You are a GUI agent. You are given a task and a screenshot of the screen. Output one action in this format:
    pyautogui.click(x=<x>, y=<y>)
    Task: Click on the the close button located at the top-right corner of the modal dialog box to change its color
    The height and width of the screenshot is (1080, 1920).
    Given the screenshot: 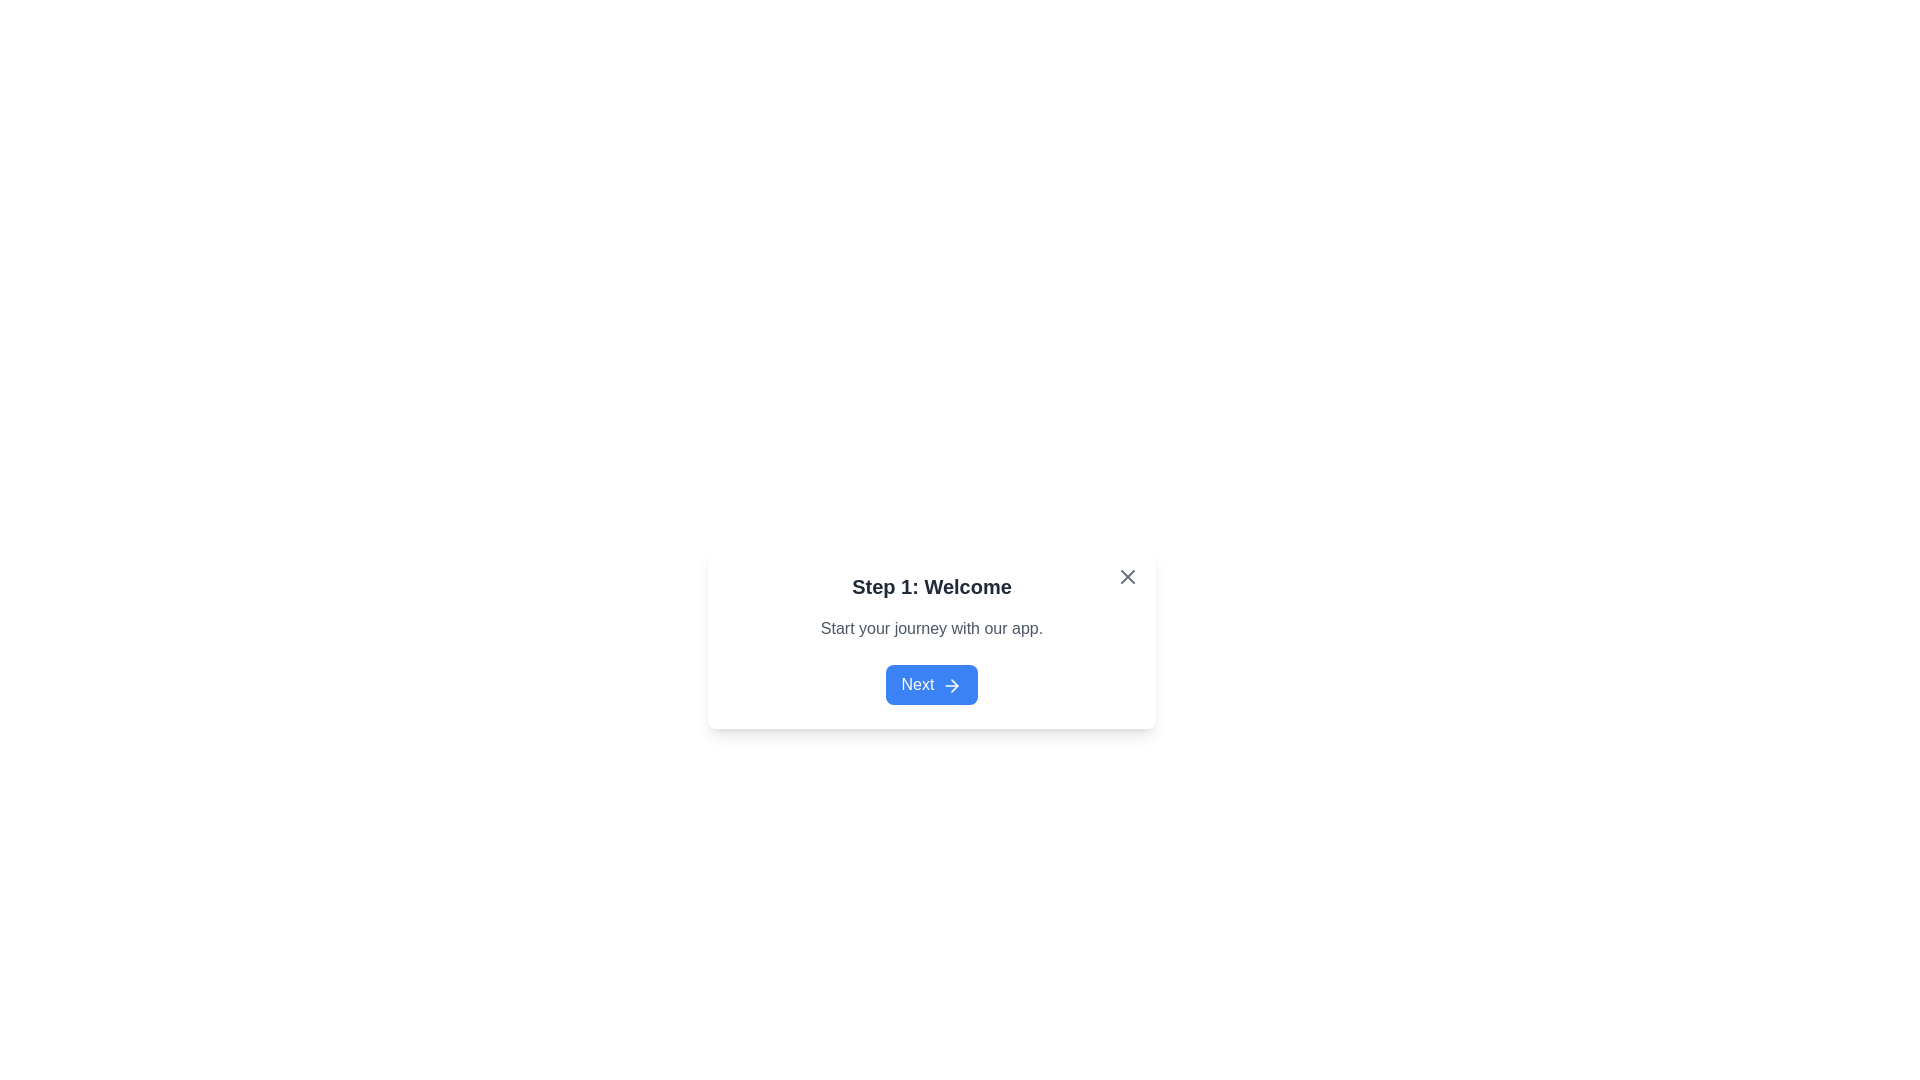 What is the action you would take?
    pyautogui.click(x=1128, y=577)
    